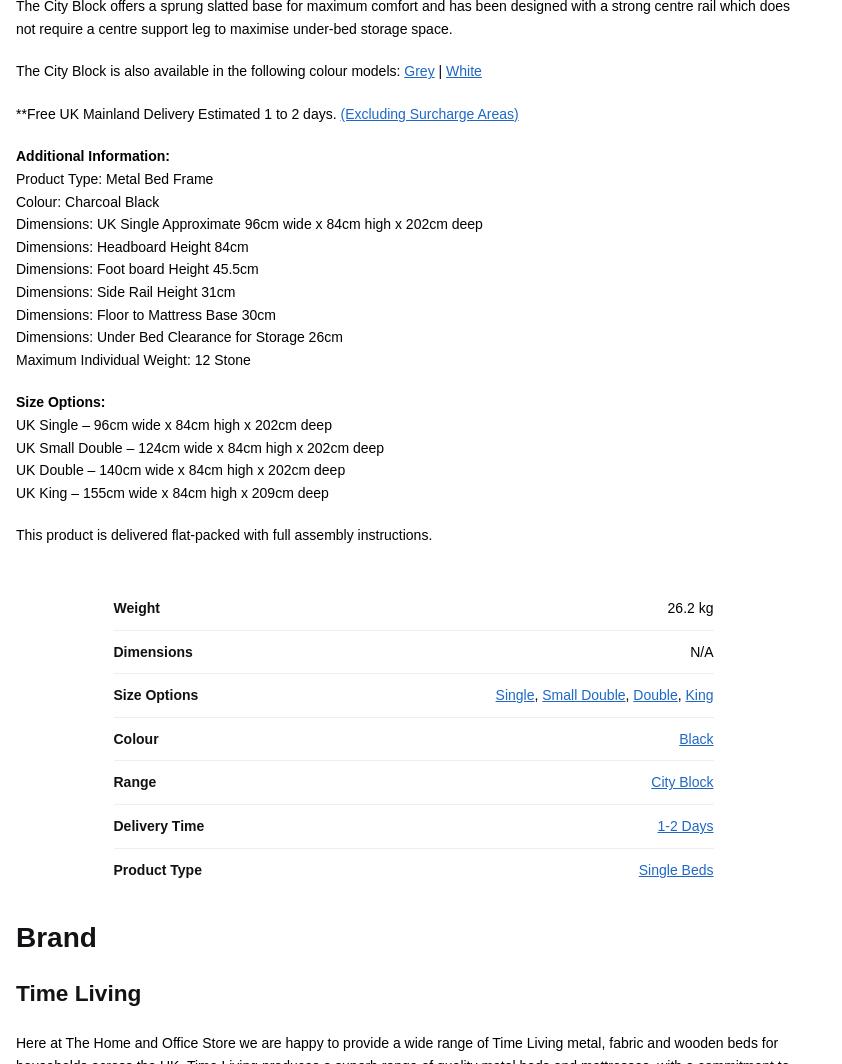  Describe the element at coordinates (198, 472) in the screenshot. I see `'UK Small Double – 124cm wide x 84cm high x 202cm deep'` at that location.